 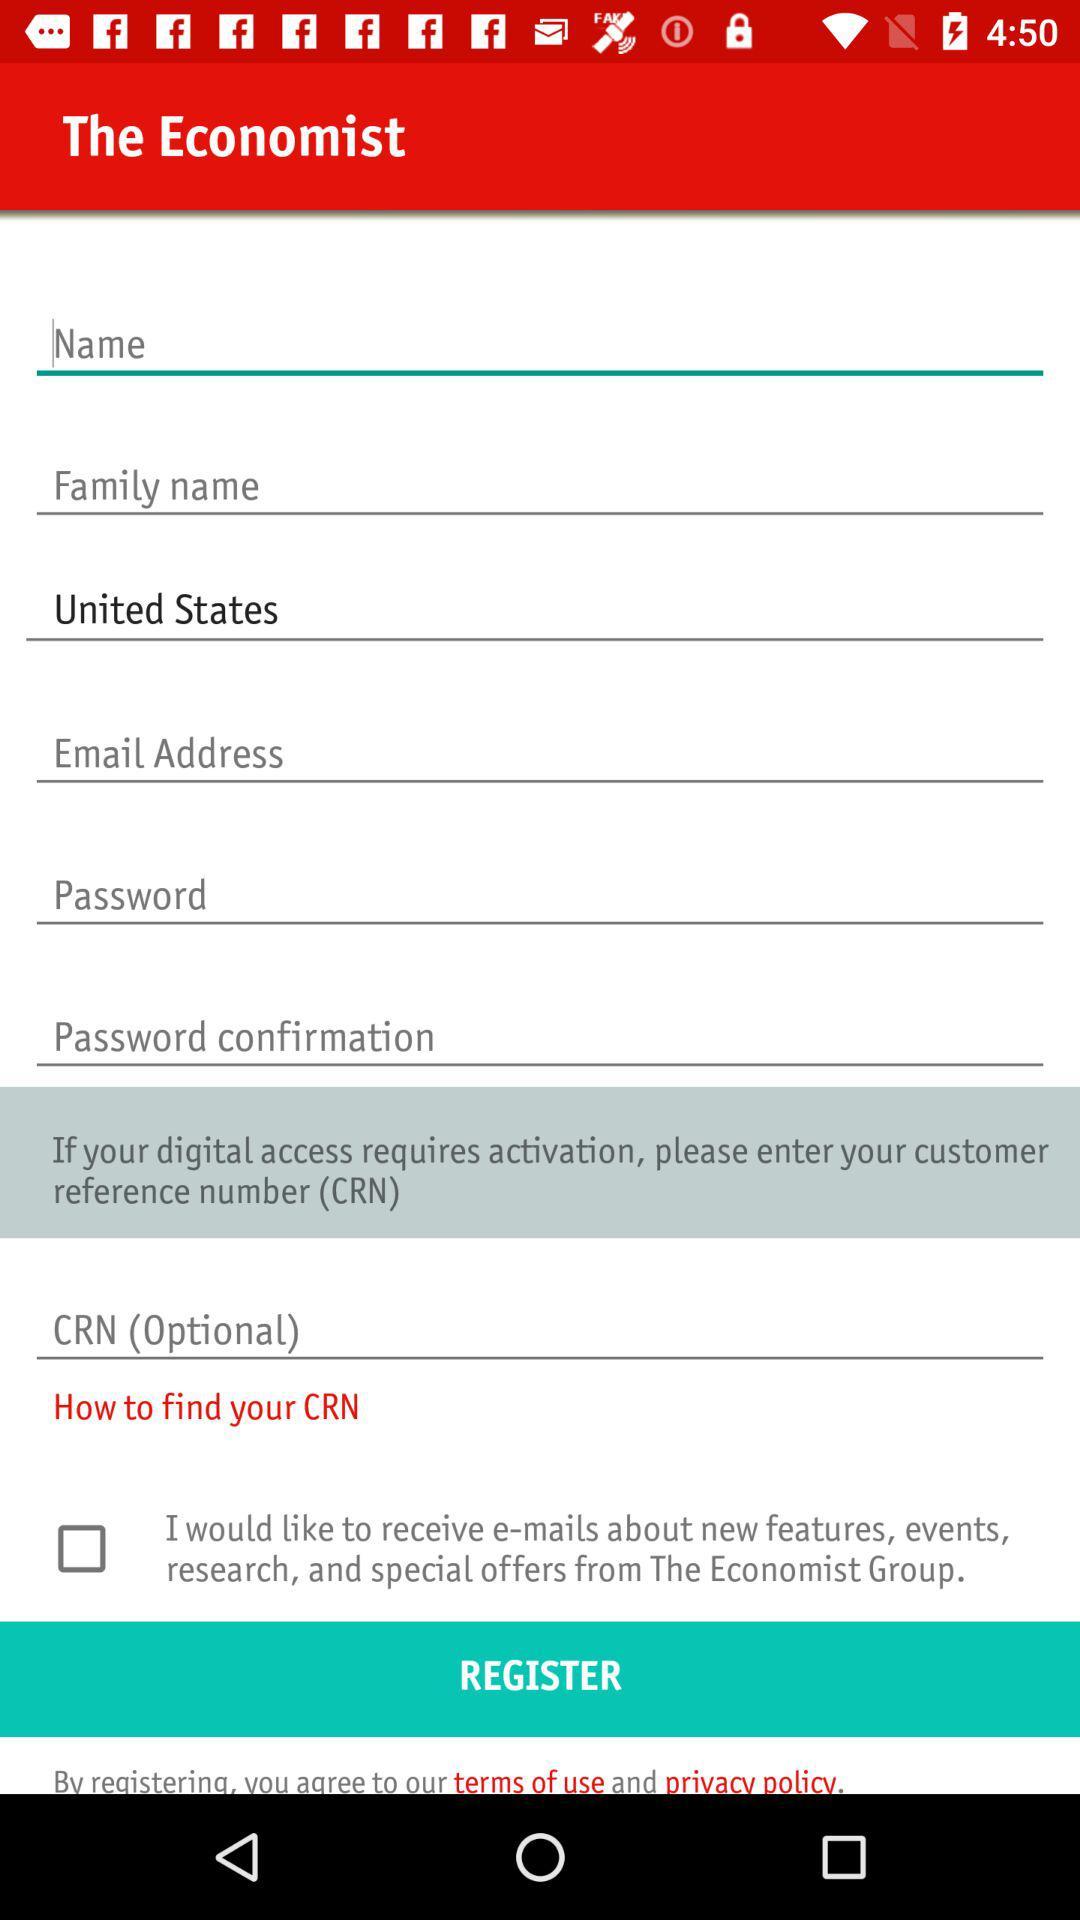 I want to click on email line, so click(x=540, y=731).